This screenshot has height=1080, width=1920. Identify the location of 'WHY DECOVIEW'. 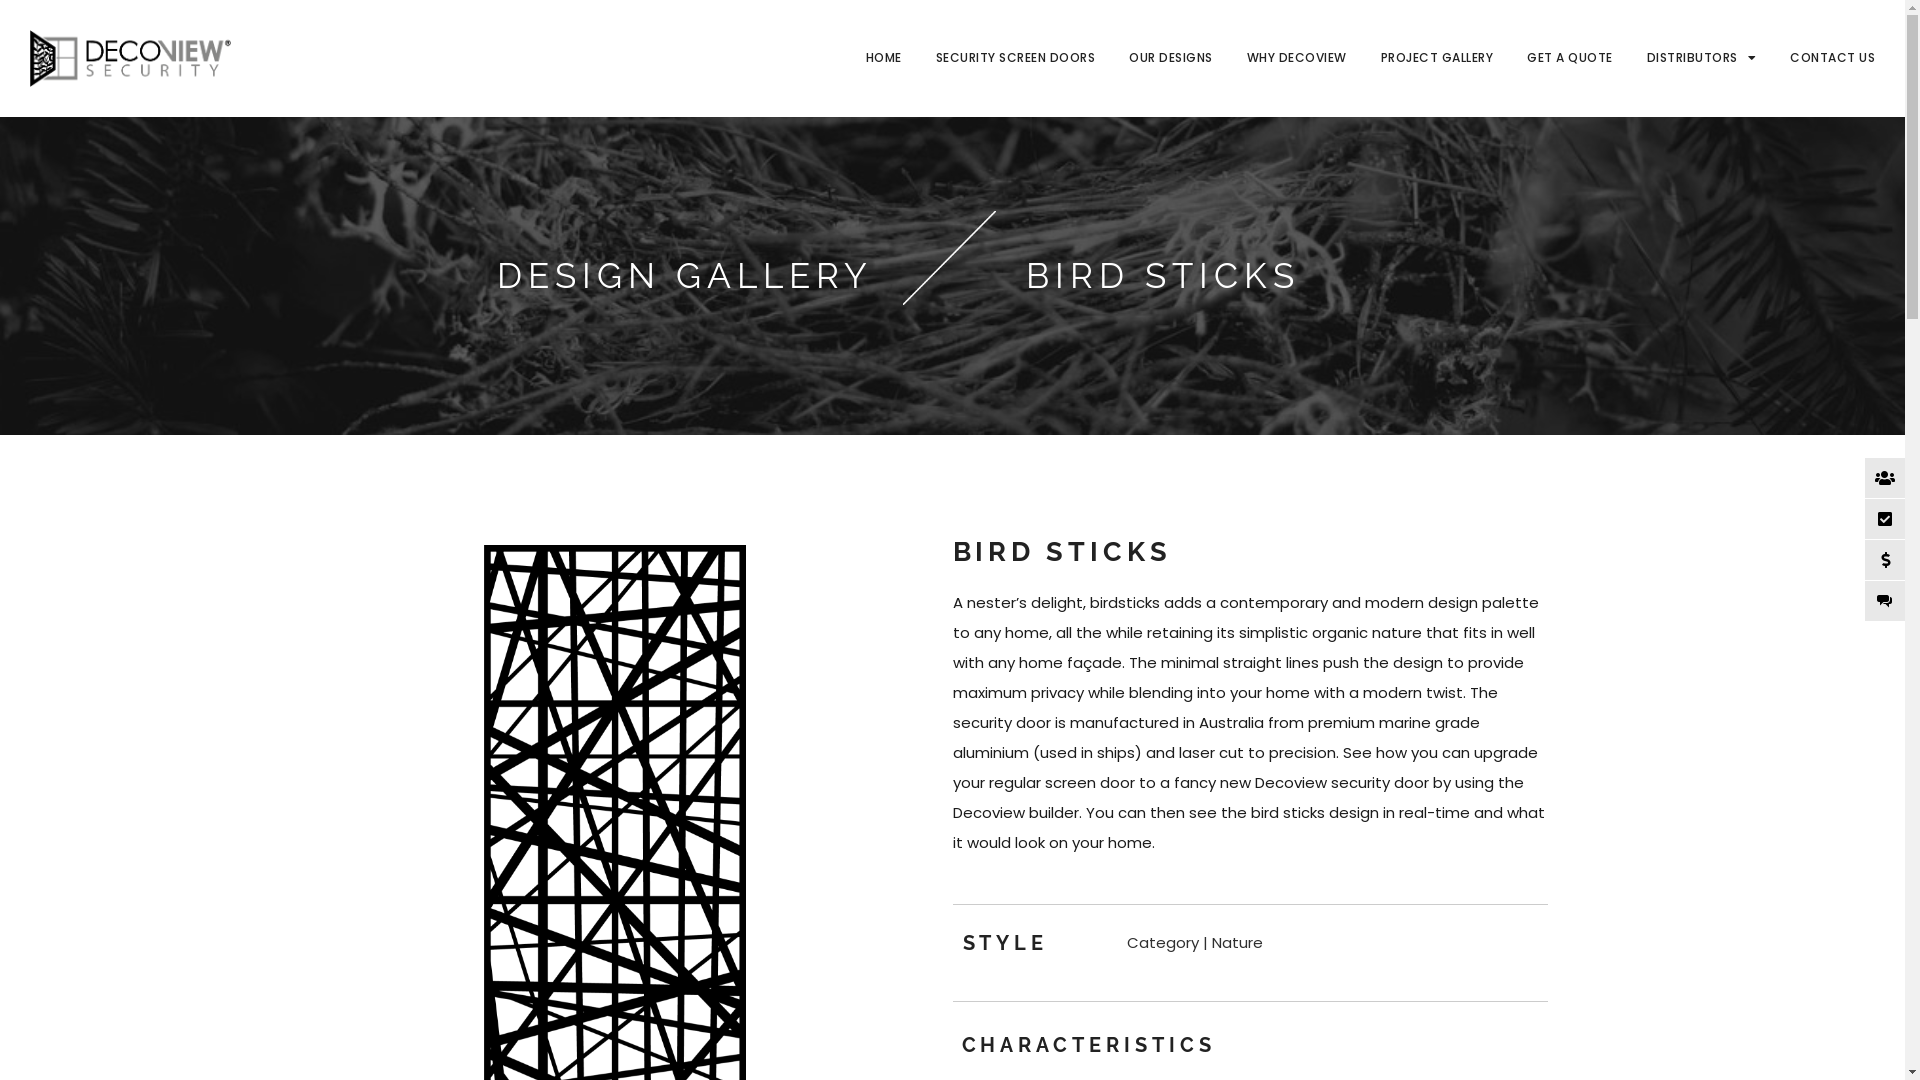
(1296, 56).